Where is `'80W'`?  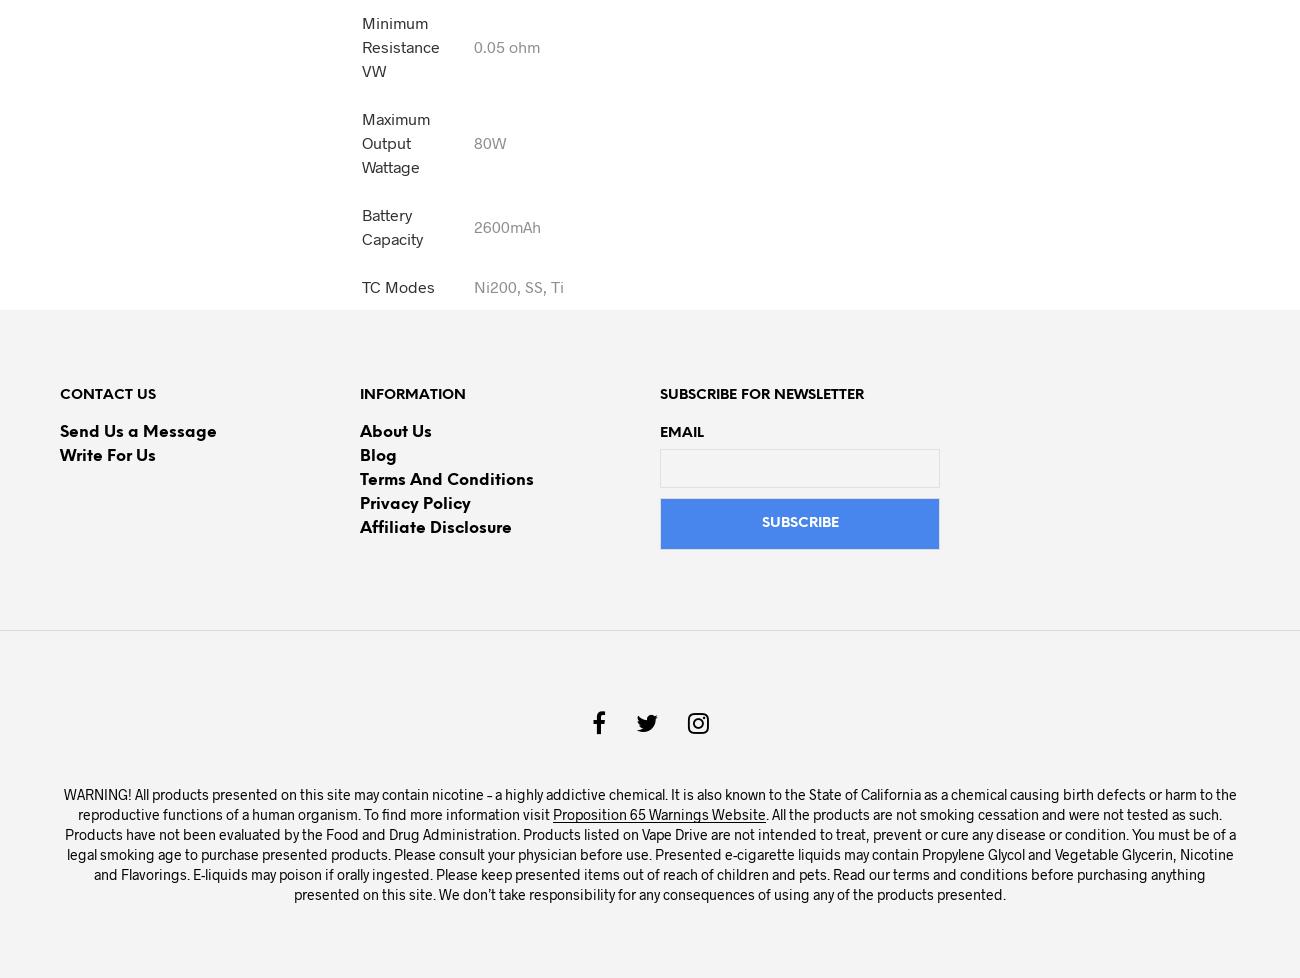 '80W' is located at coordinates (489, 141).